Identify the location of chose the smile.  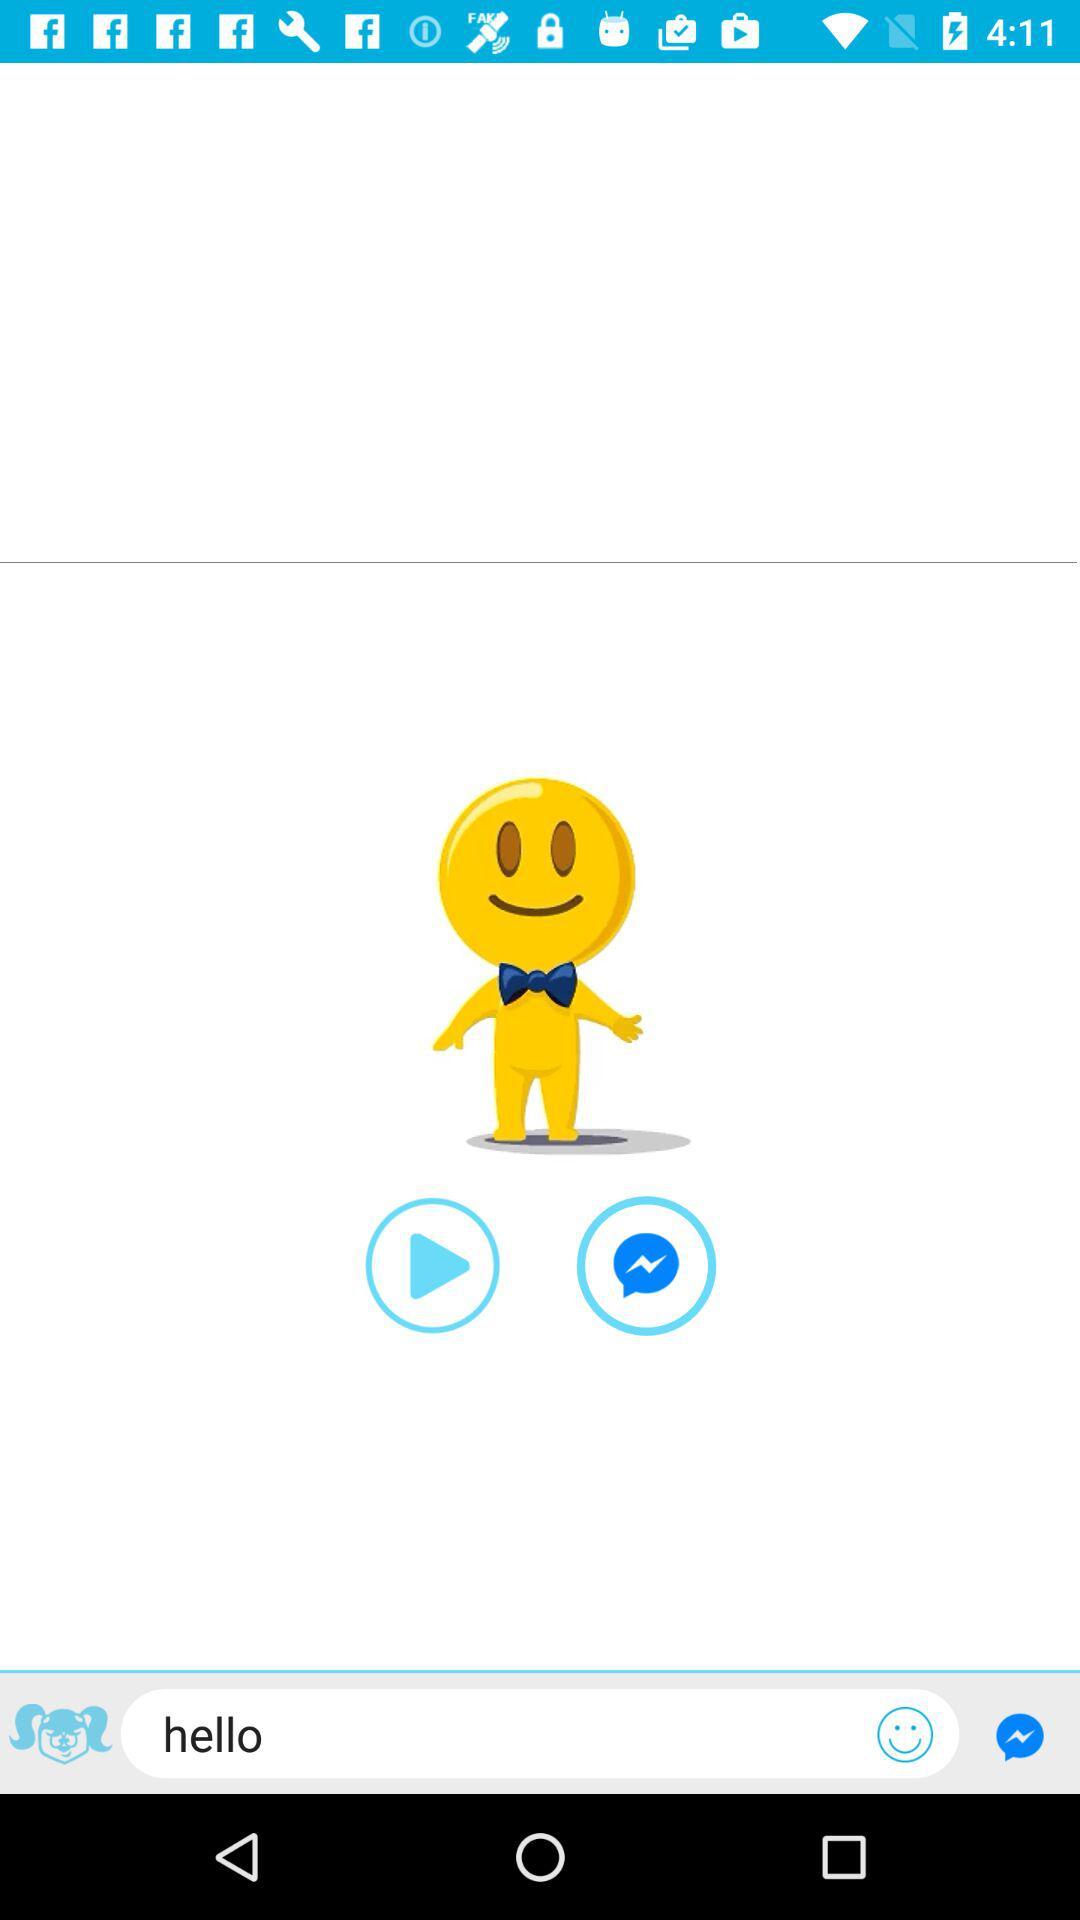
(905, 1733).